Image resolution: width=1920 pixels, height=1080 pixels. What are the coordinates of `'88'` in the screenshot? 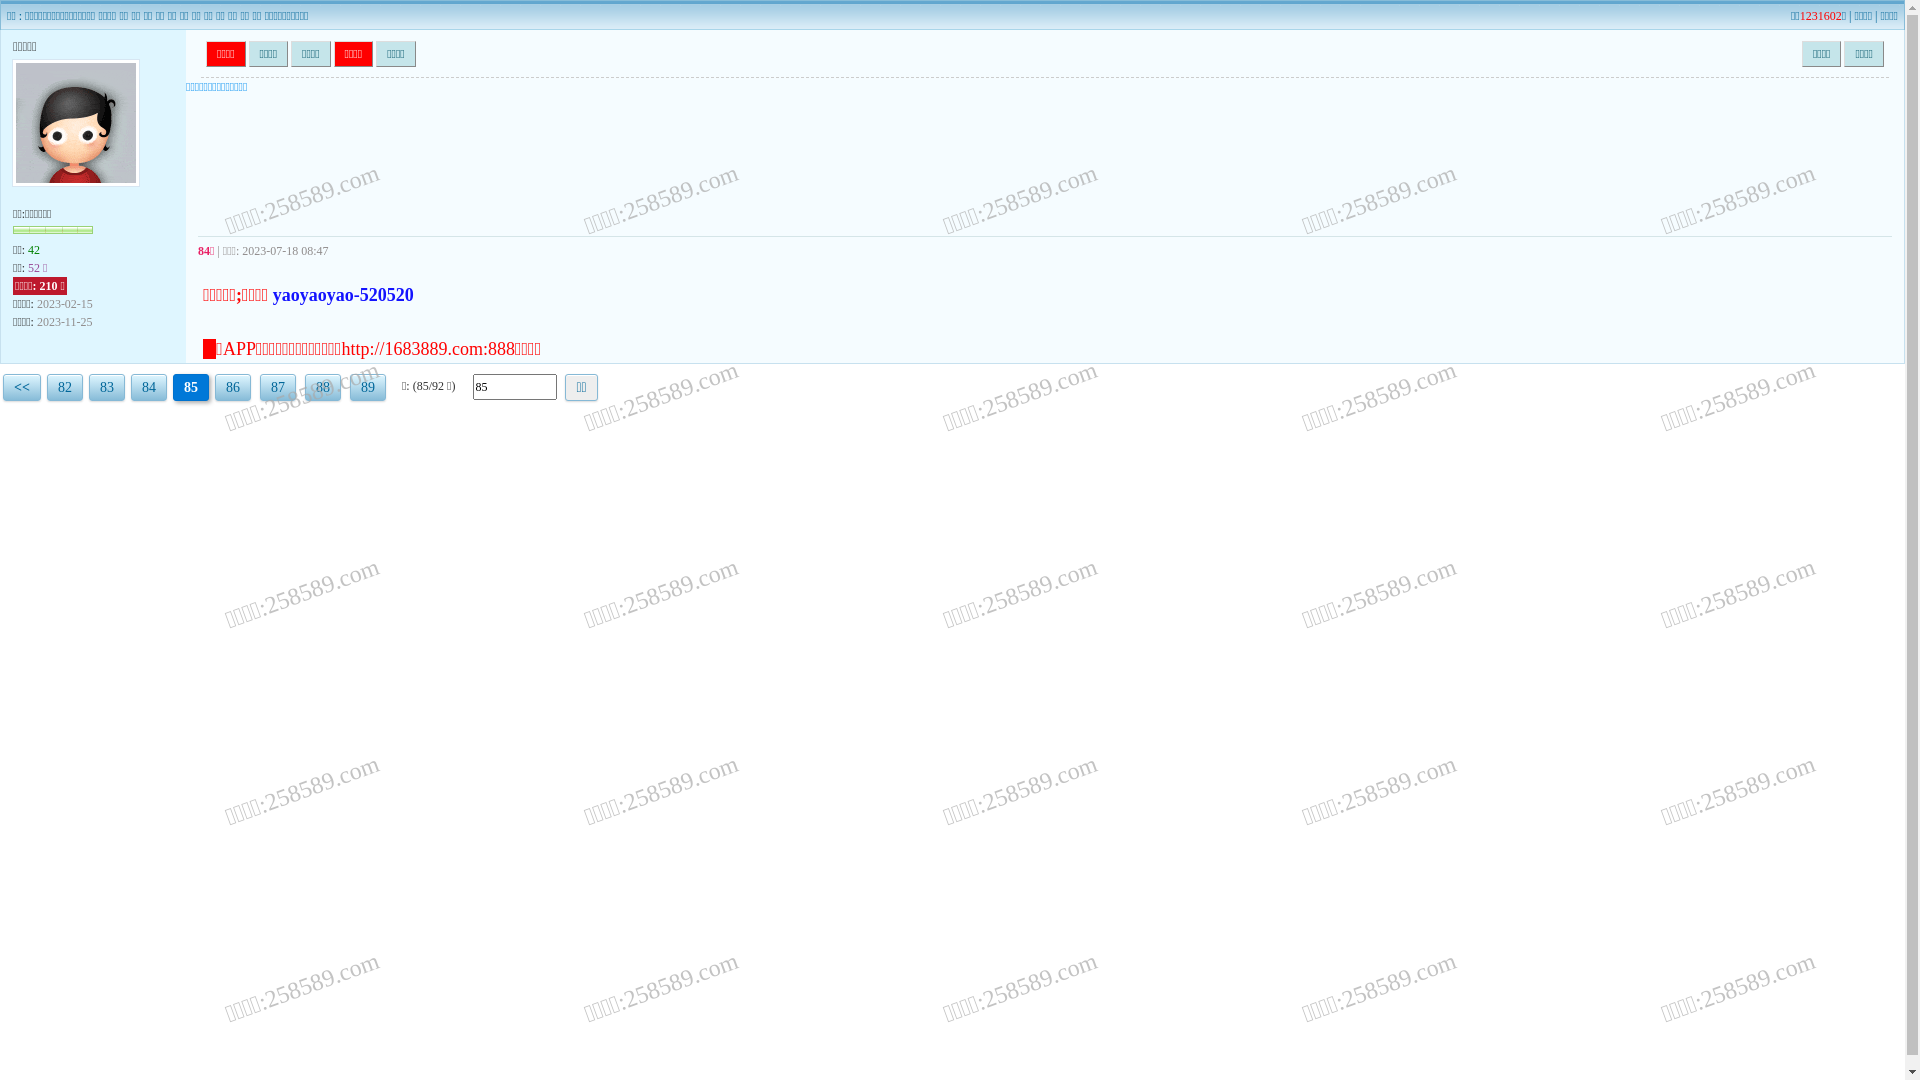 It's located at (322, 387).